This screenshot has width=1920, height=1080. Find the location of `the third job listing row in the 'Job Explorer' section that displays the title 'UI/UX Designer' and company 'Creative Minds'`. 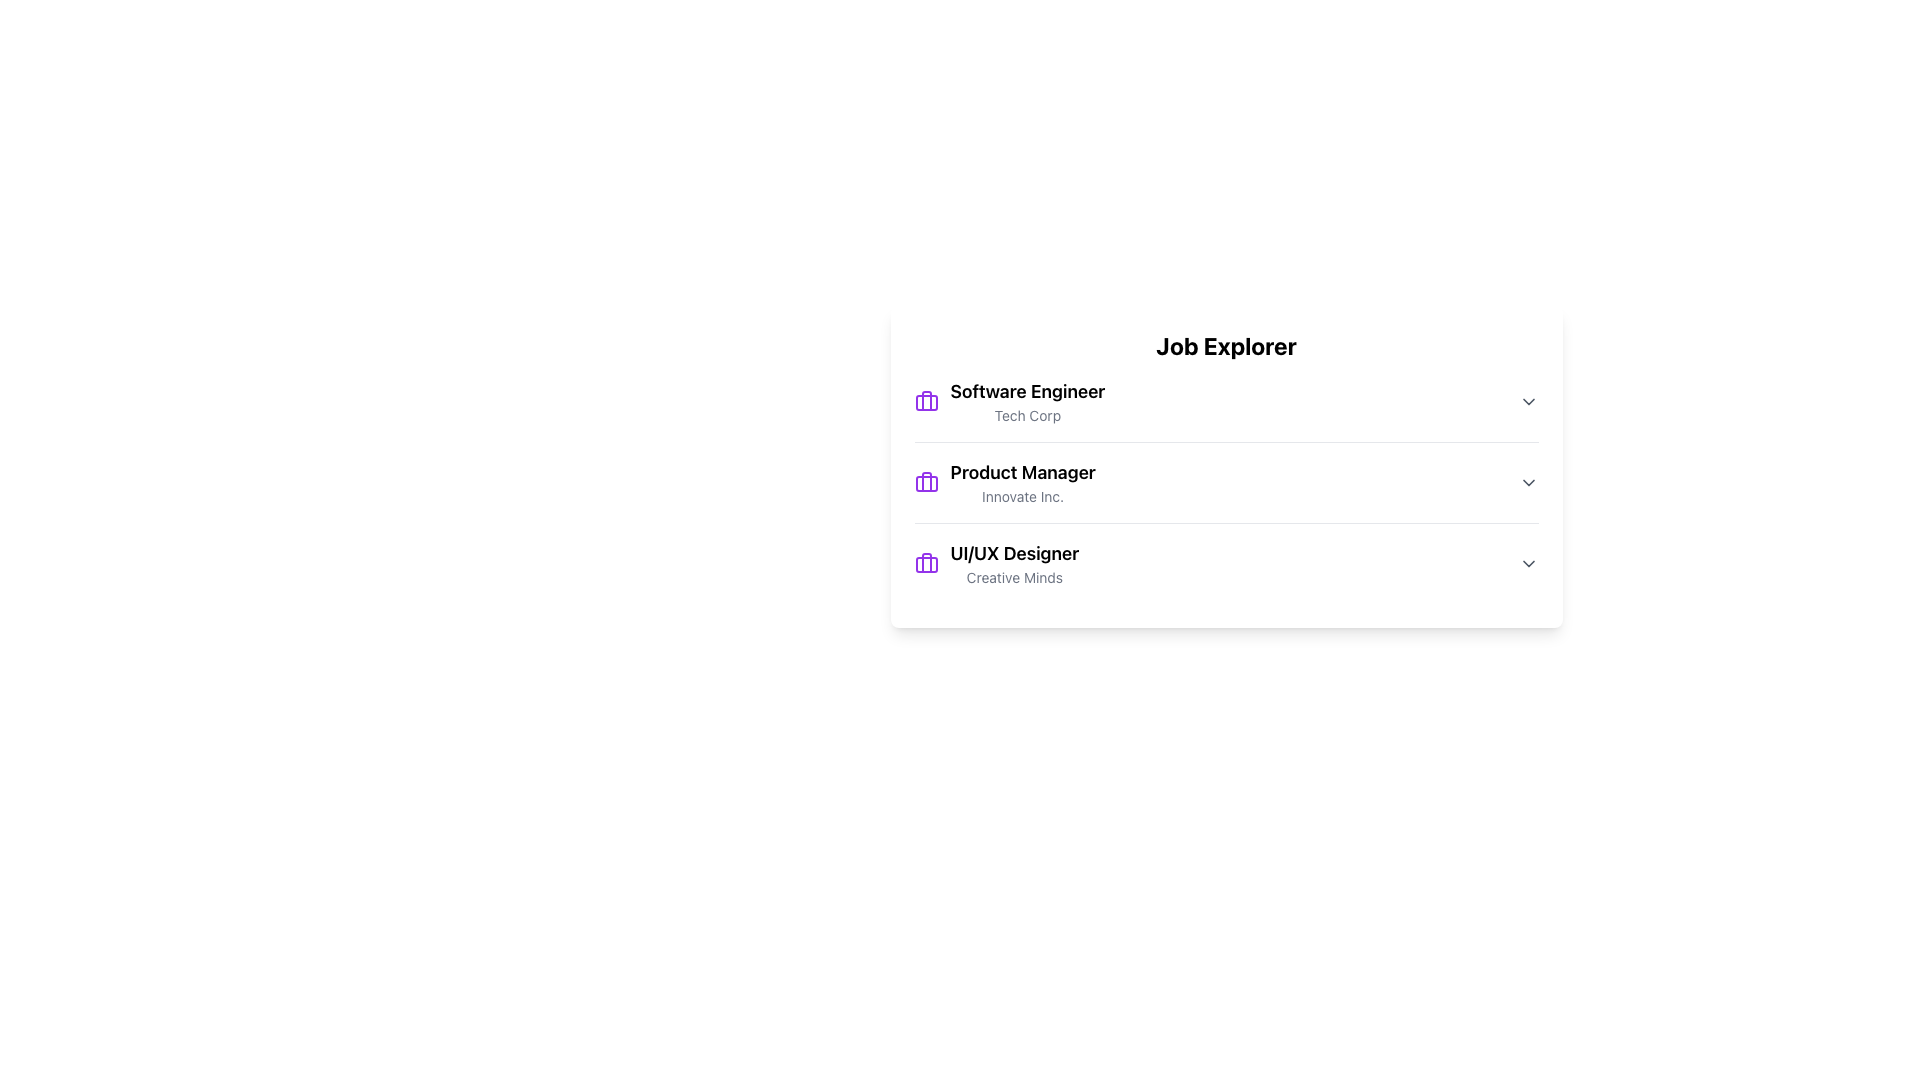

the third job listing row in the 'Job Explorer' section that displays the title 'UI/UX Designer' and company 'Creative Minds' is located at coordinates (1225, 563).